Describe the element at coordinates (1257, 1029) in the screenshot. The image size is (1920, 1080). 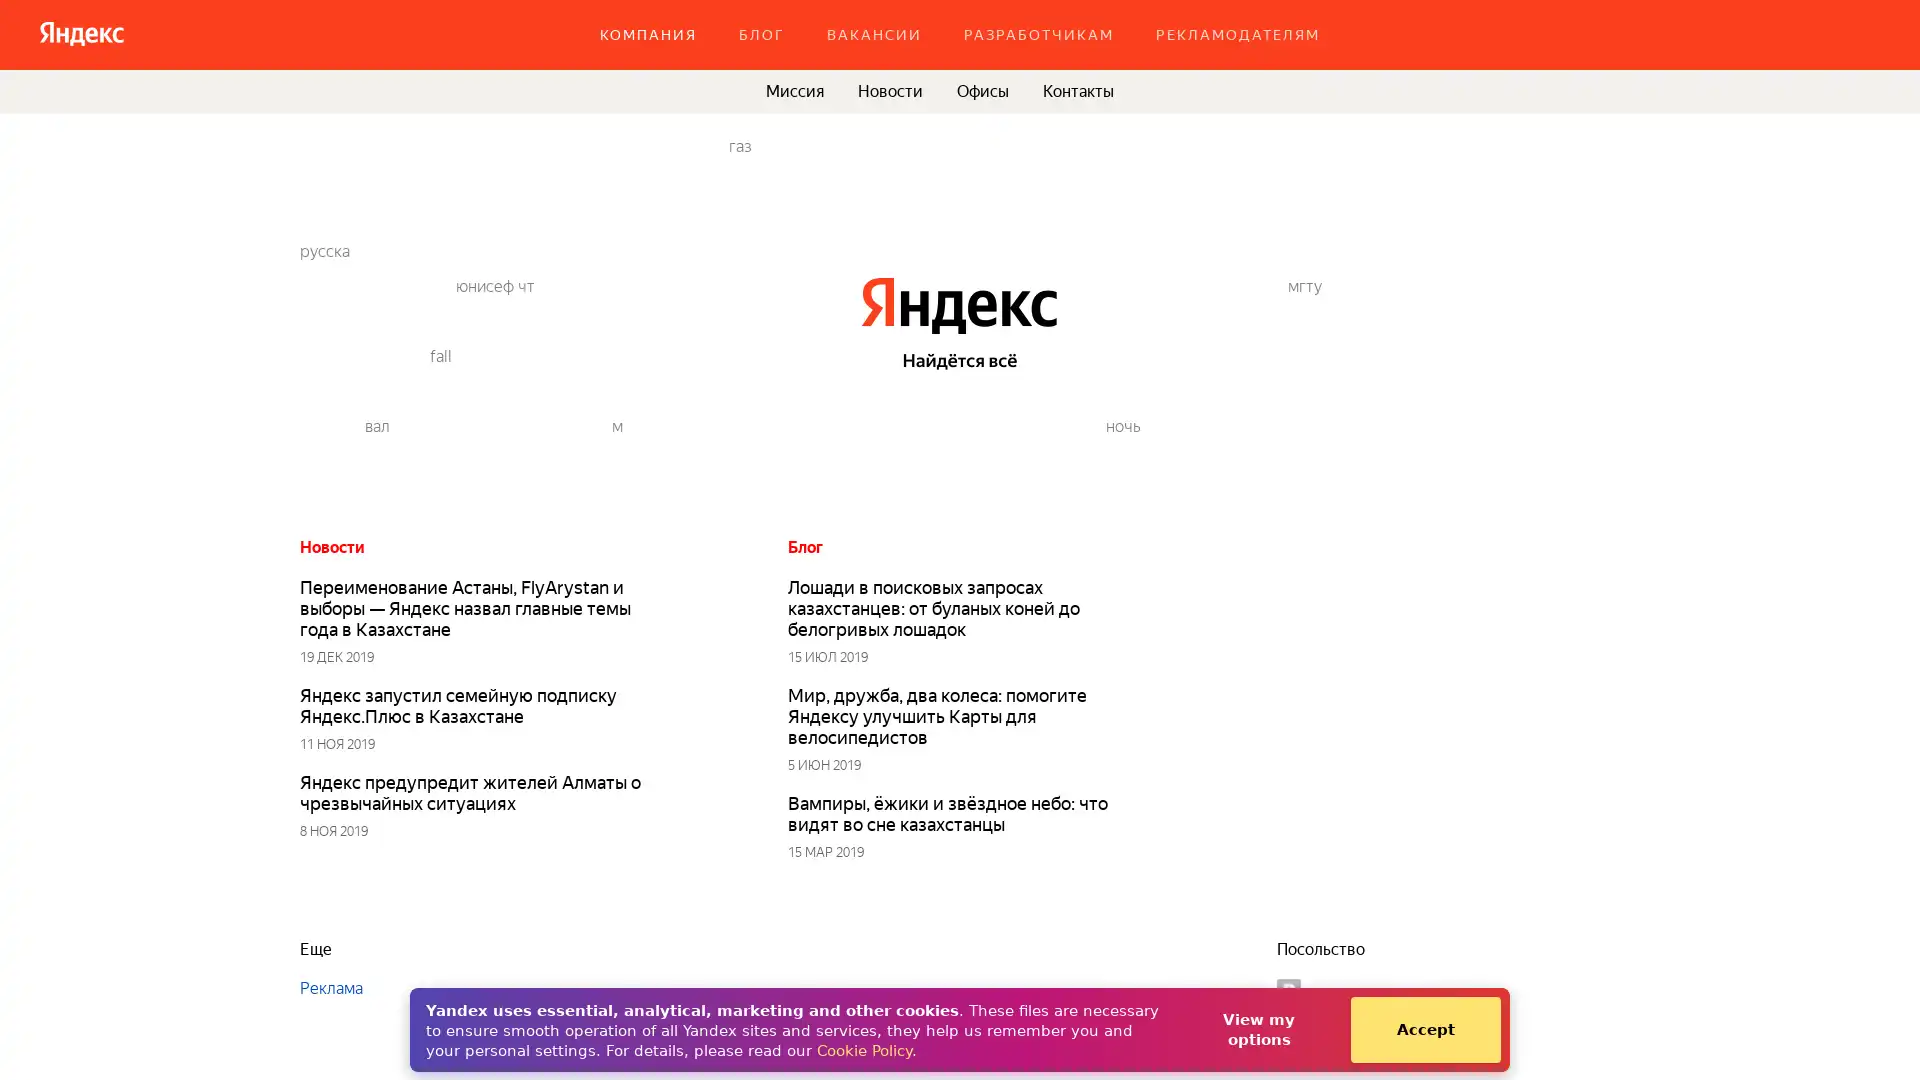
I see `View my options` at that location.